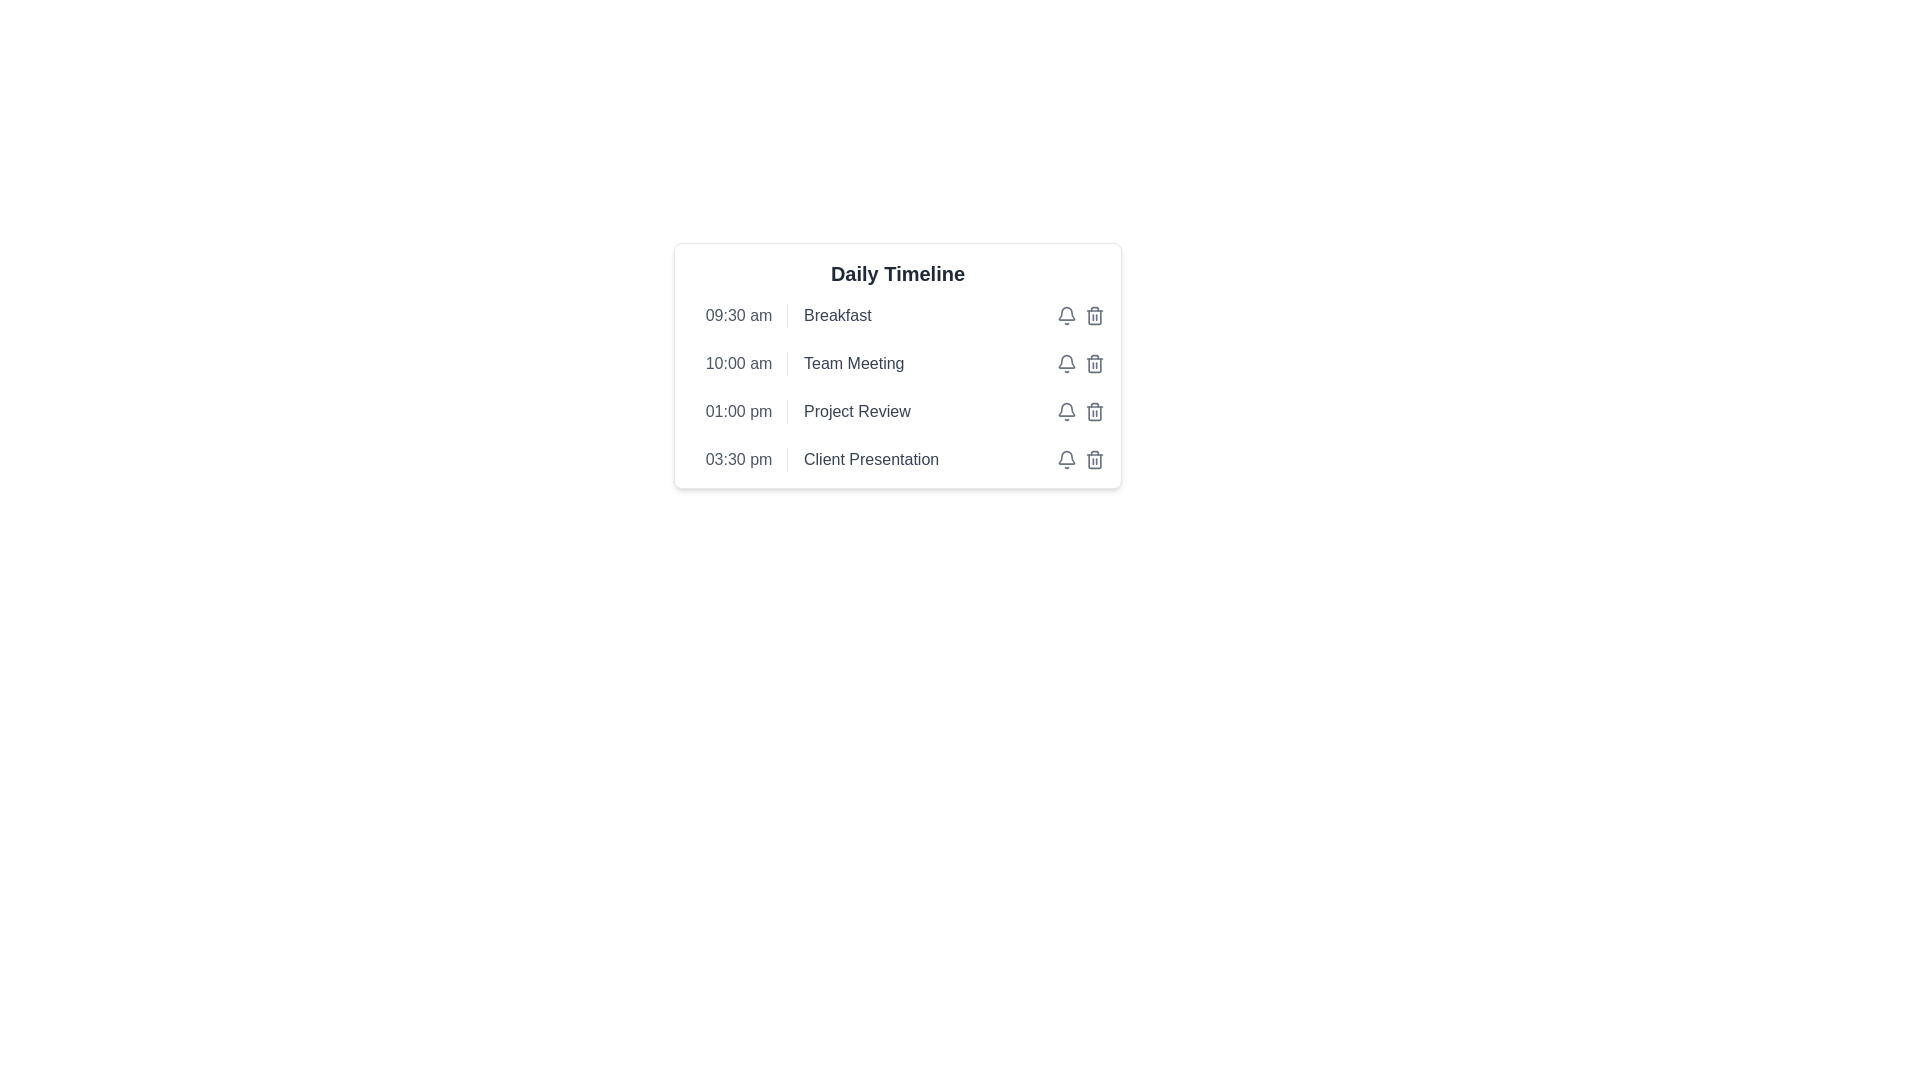 This screenshot has width=1920, height=1080. I want to click on the second interactive icon on the far right of the '09:30 am Breakfast' entry in the 'Daily Timeline' section, so click(1093, 315).